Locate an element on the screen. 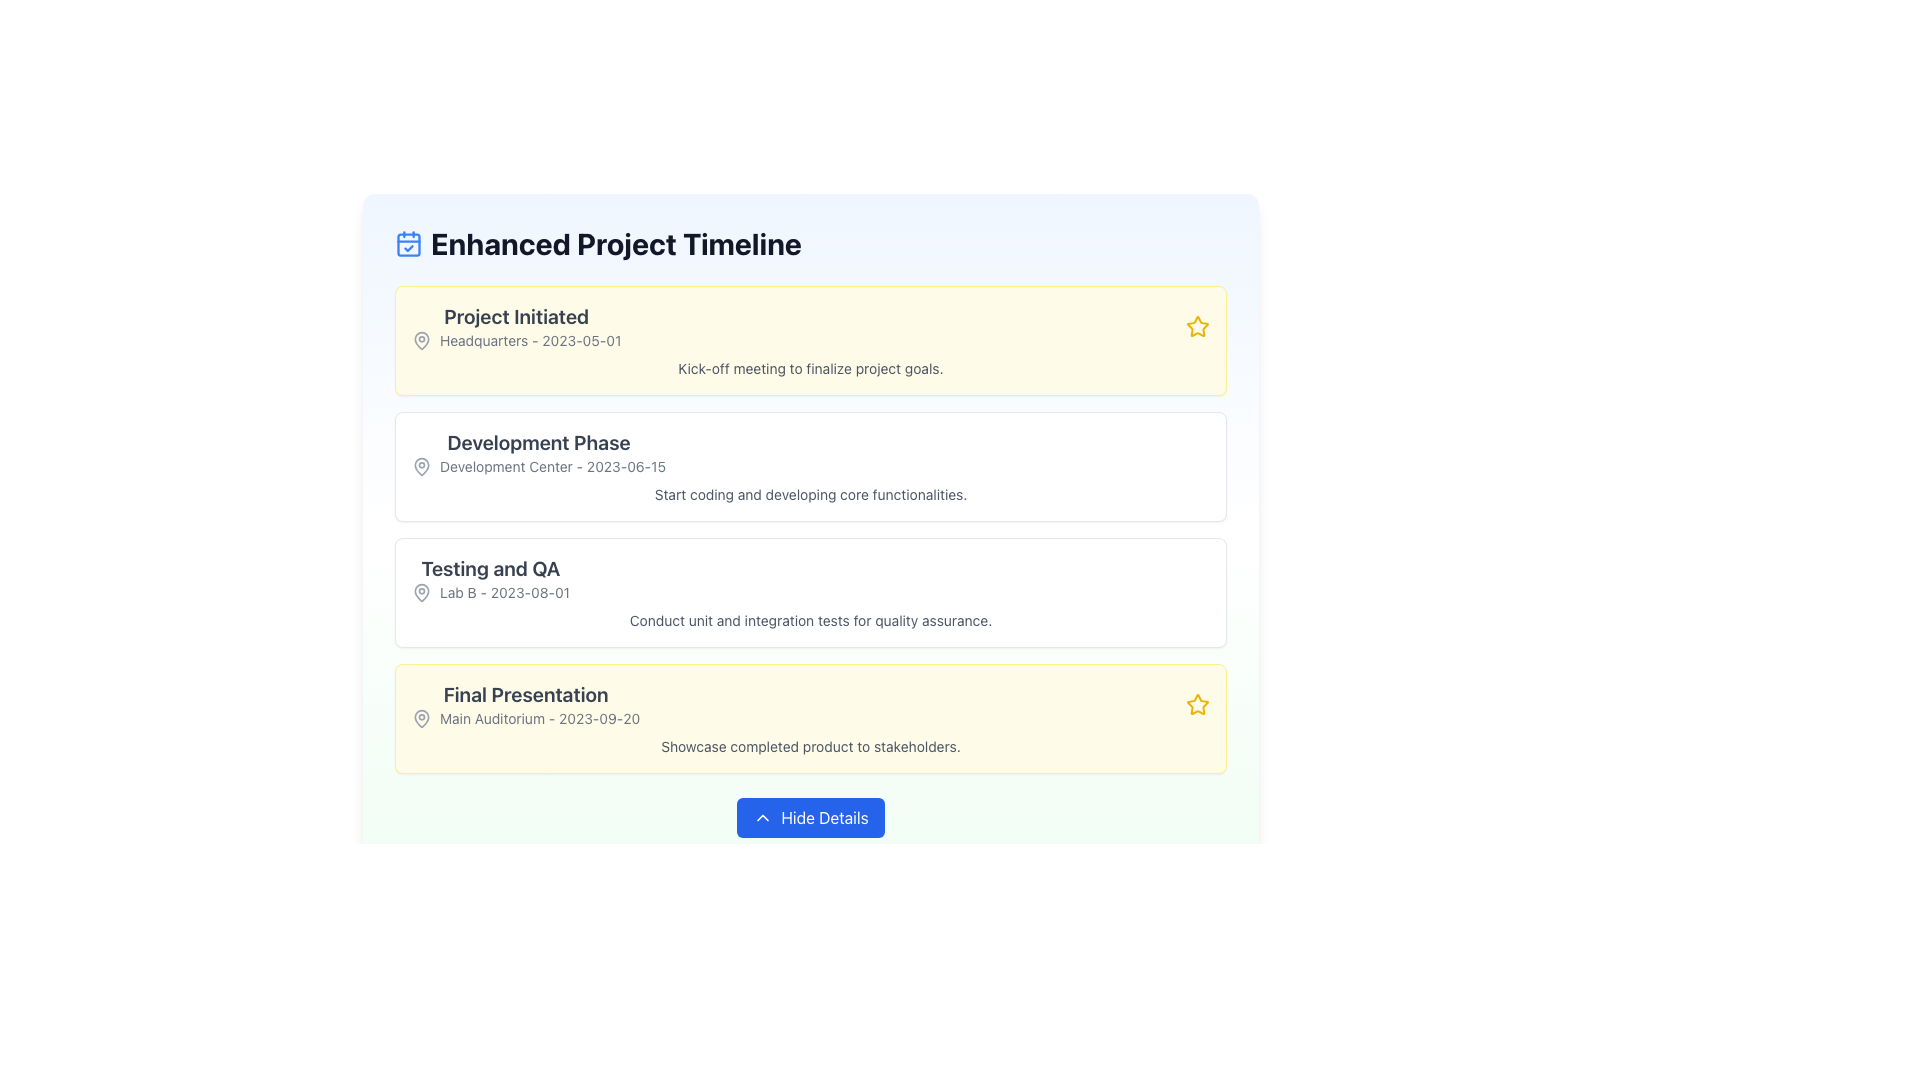  the star icon in the 'Final Presentation' box that indicates importance, located next to 'Showcase completed product to stakeholders.' is located at coordinates (1198, 704).